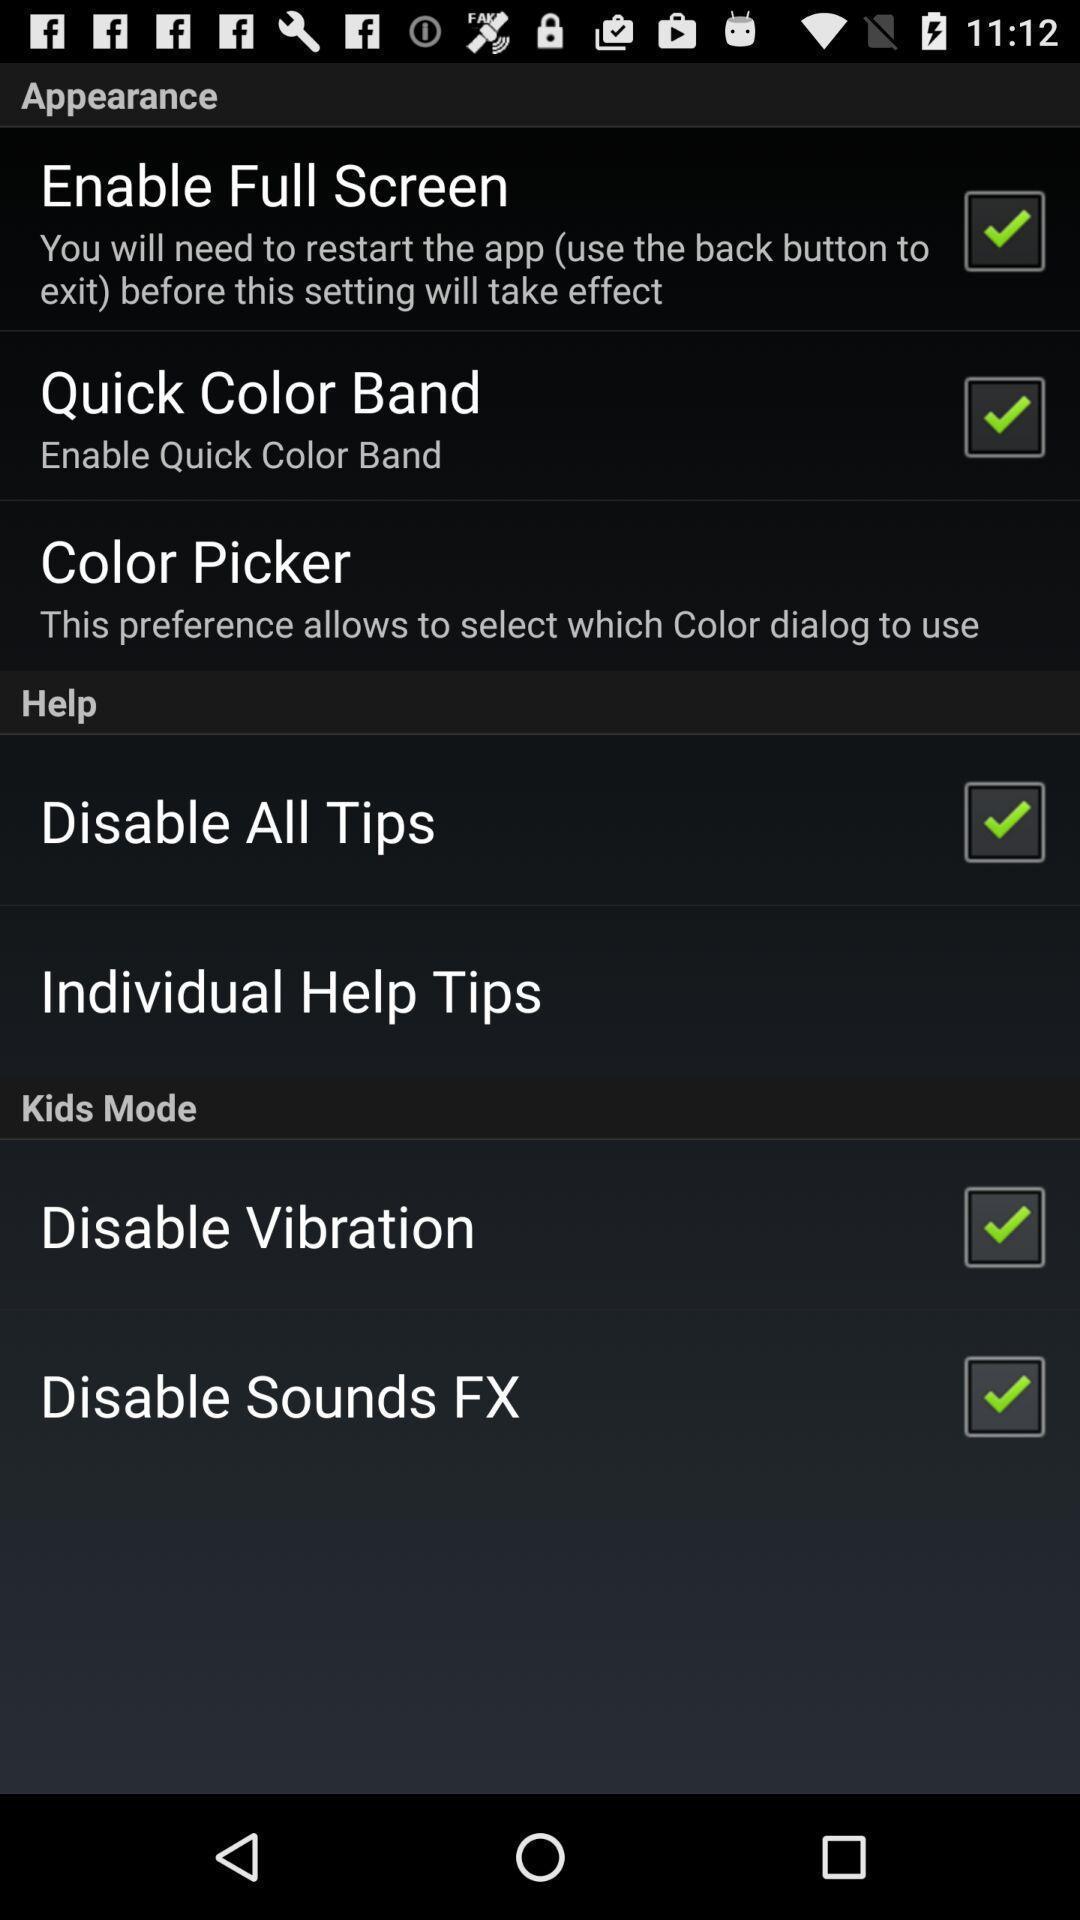 The width and height of the screenshot is (1080, 1920). I want to click on icon above quick color band icon, so click(489, 267).